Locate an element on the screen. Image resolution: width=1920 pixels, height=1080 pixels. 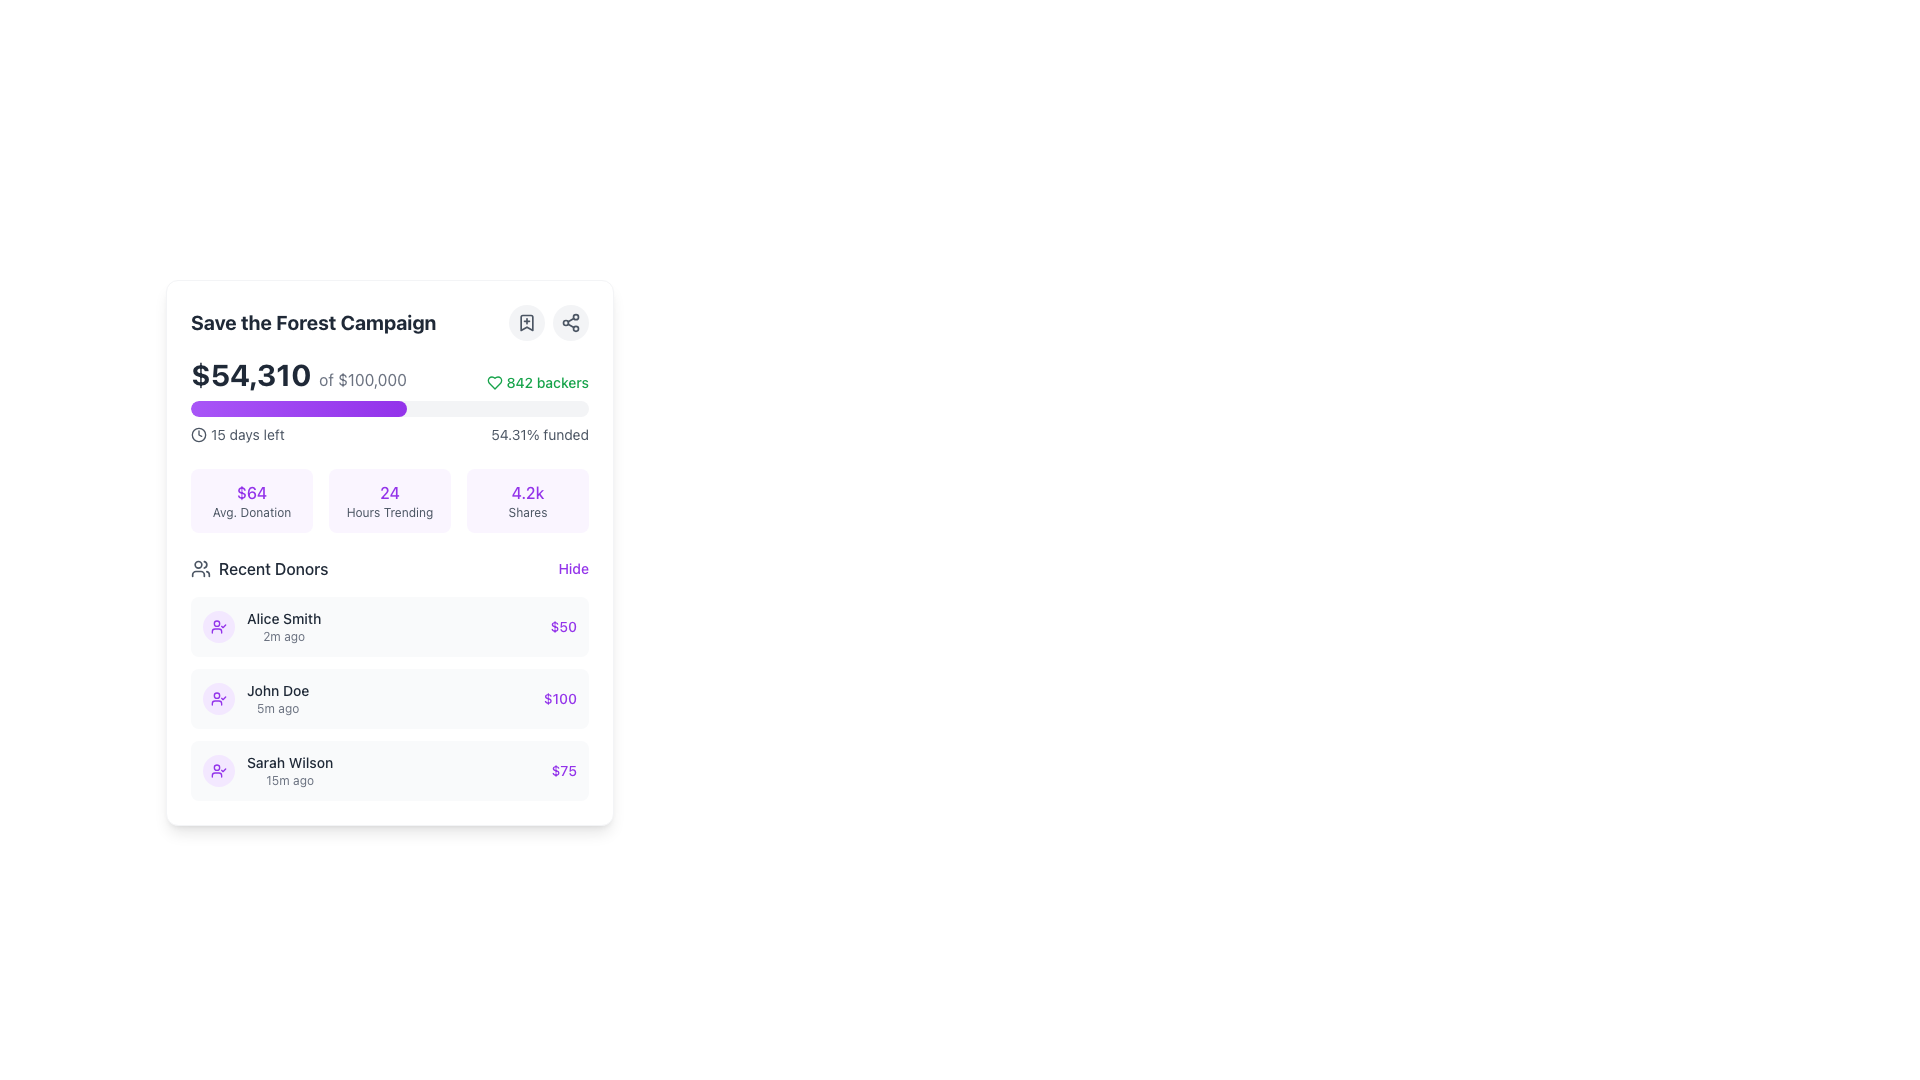
the verified user icon for 'Sarah Wilson' located in the 'Recent Donors' section, which is the third icon in the list is located at coordinates (219, 770).